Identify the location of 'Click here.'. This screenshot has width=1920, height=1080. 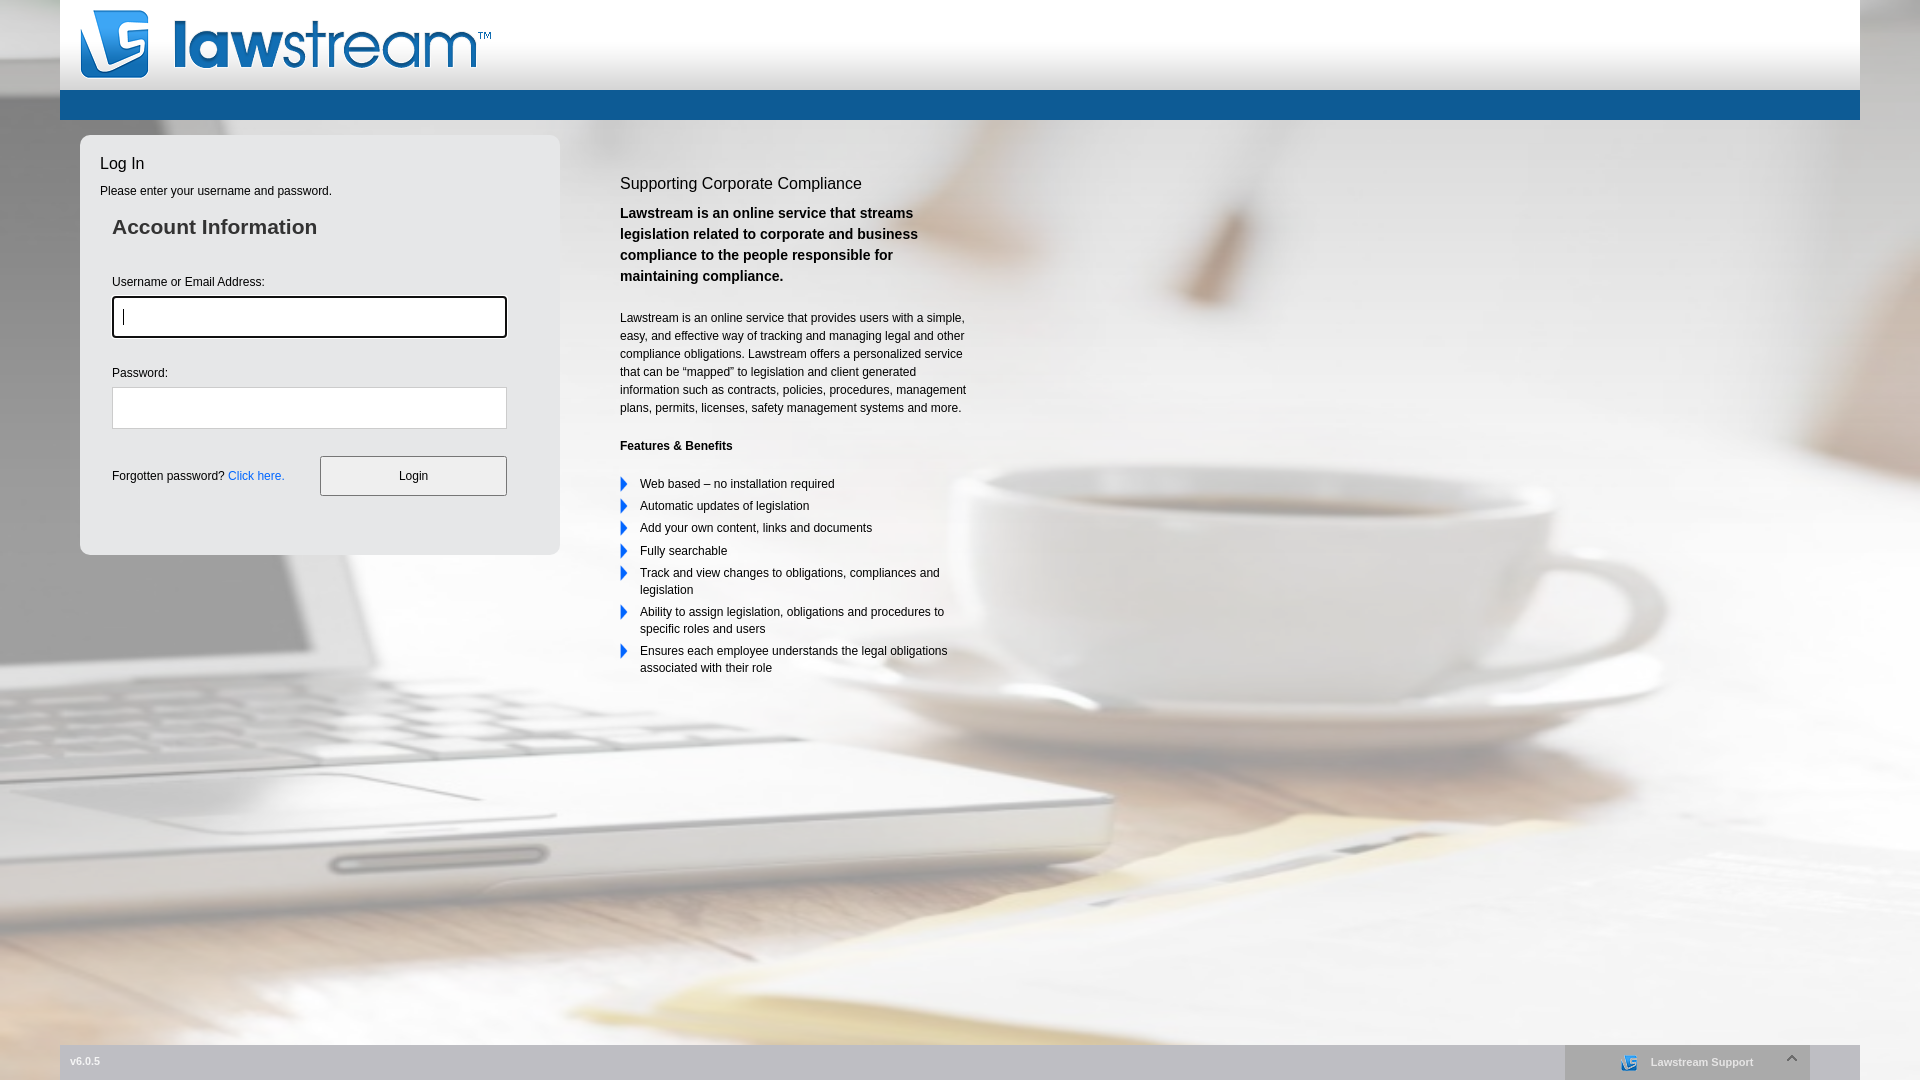
(255, 475).